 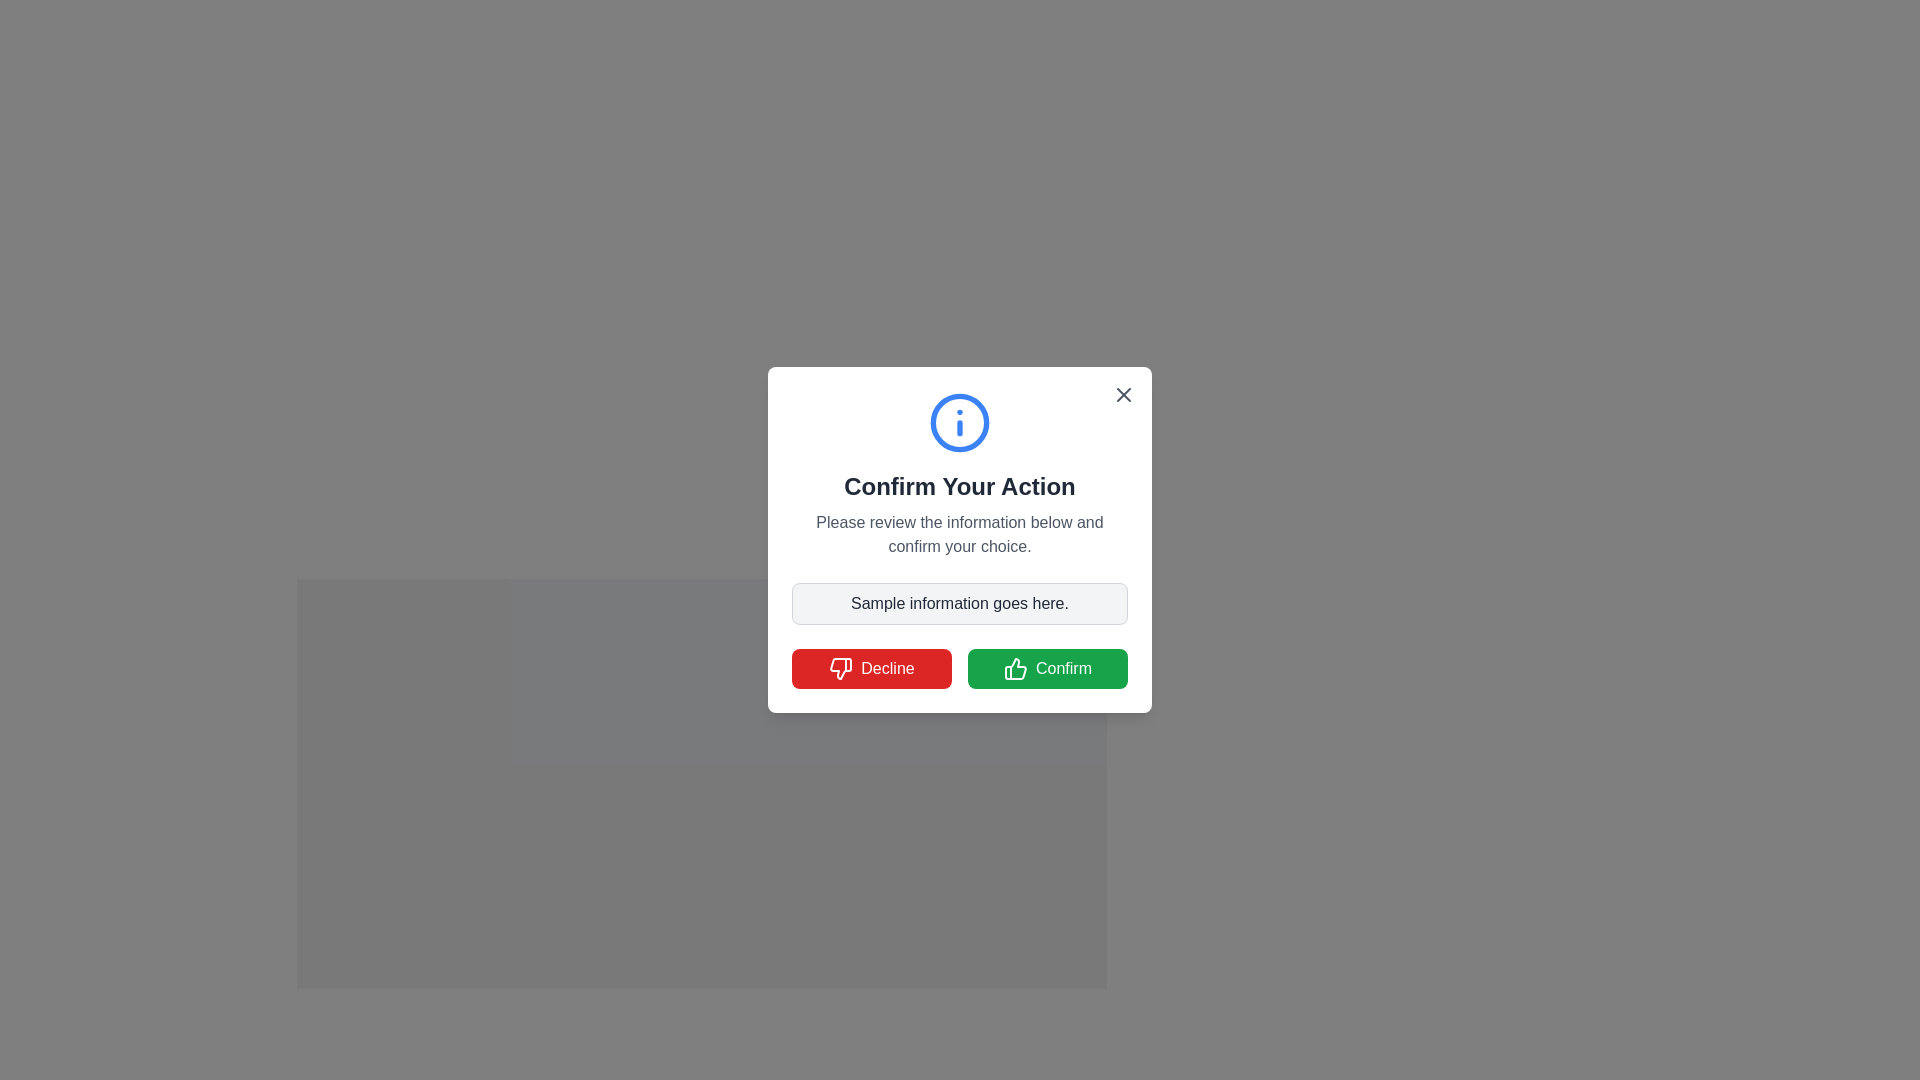 What do you see at coordinates (960, 486) in the screenshot?
I see `Heading Text located in the modal dialog, which serves as the title summarizing the content below` at bounding box center [960, 486].